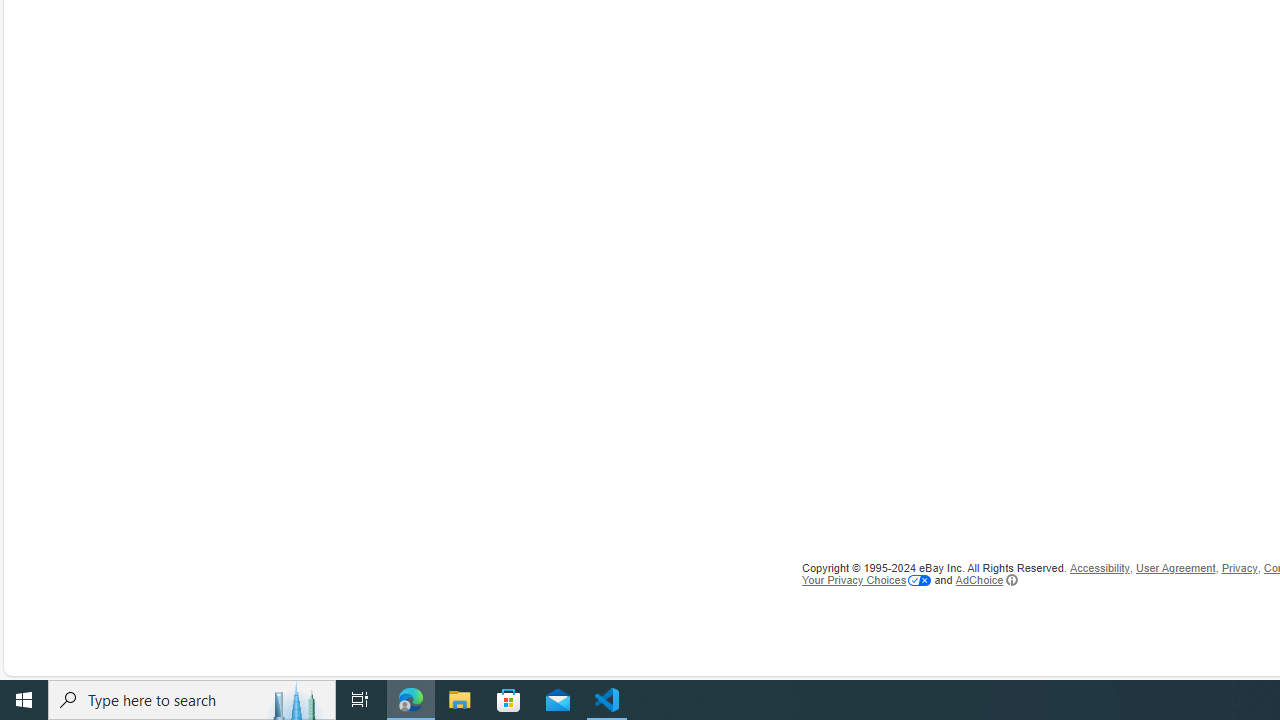 The width and height of the screenshot is (1280, 720). Describe the element at coordinates (1098, 568) in the screenshot. I see `'Accessibility'` at that location.